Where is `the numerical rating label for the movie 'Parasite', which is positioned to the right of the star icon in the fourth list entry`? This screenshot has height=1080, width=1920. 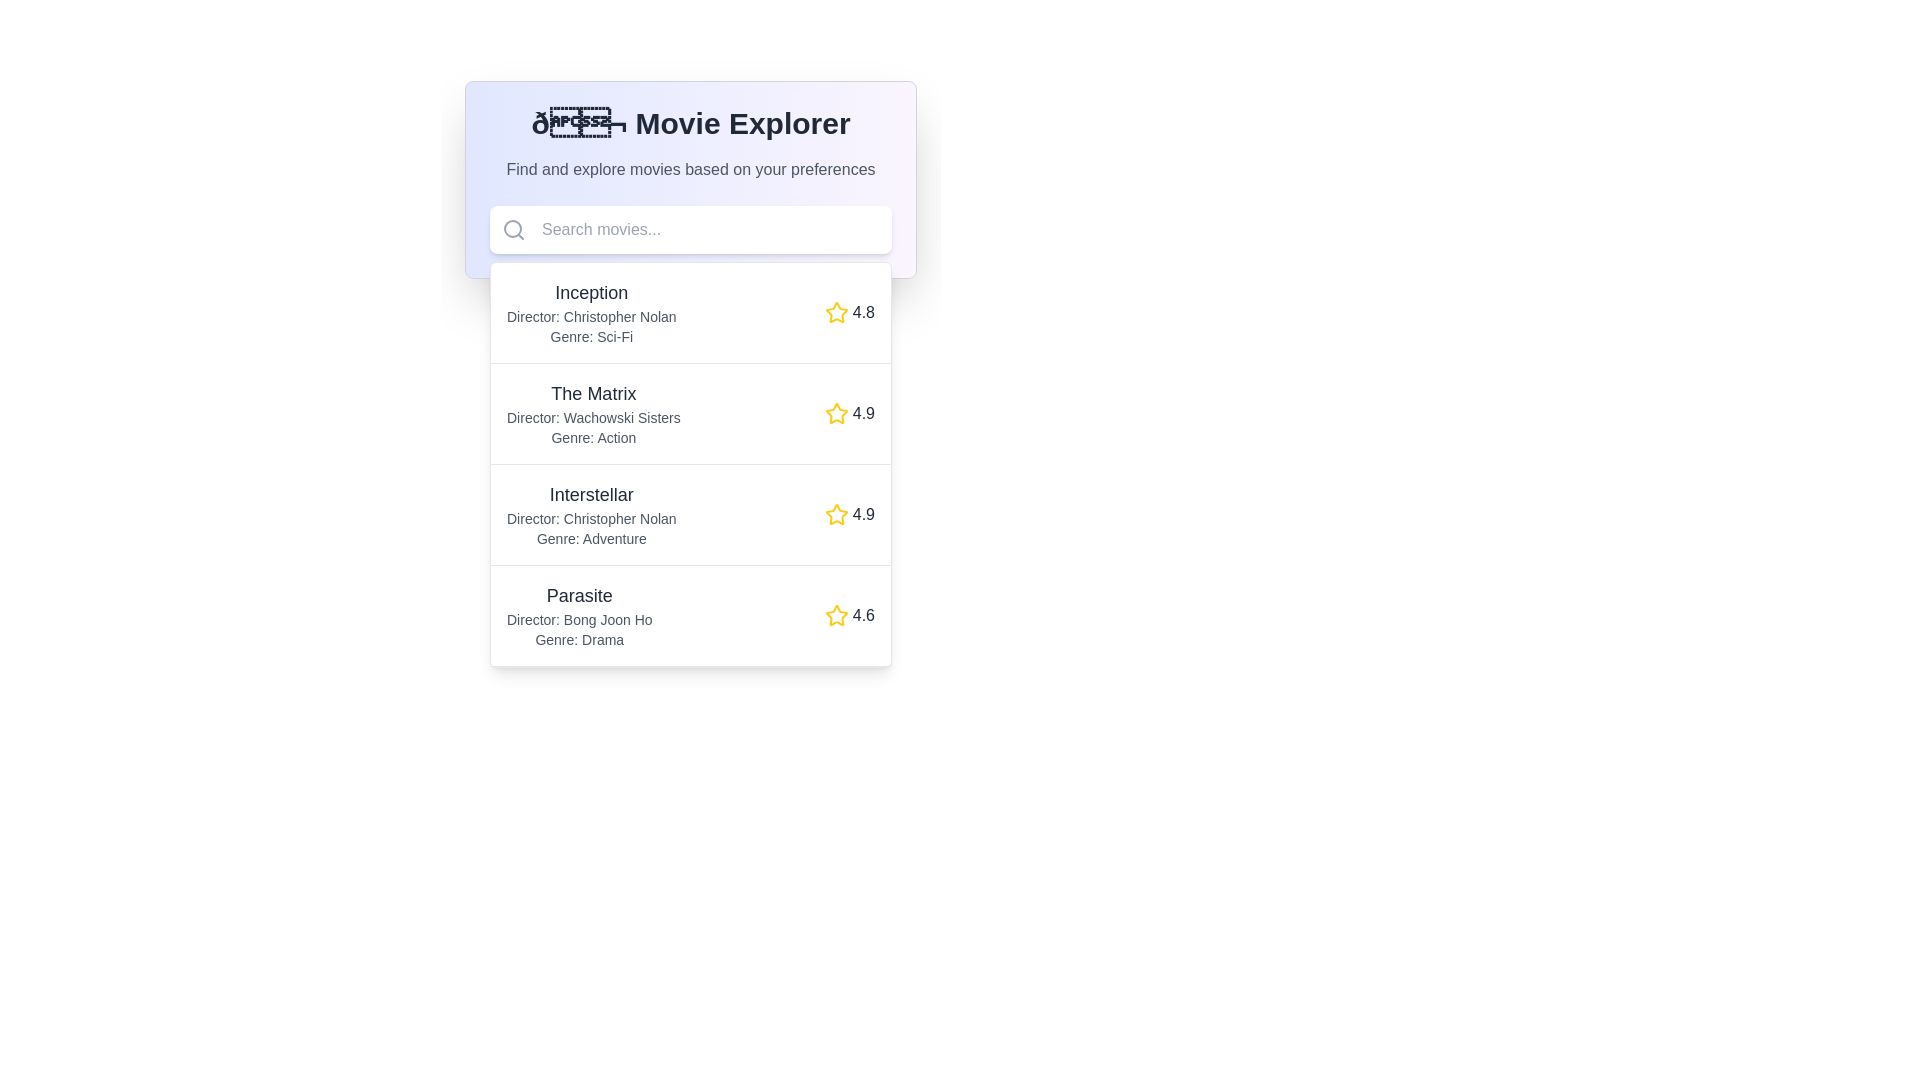 the numerical rating label for the movie 'Parasite', which is positioned to the right of the star icon in the fourth list entry is located at coordinates (863, 615).